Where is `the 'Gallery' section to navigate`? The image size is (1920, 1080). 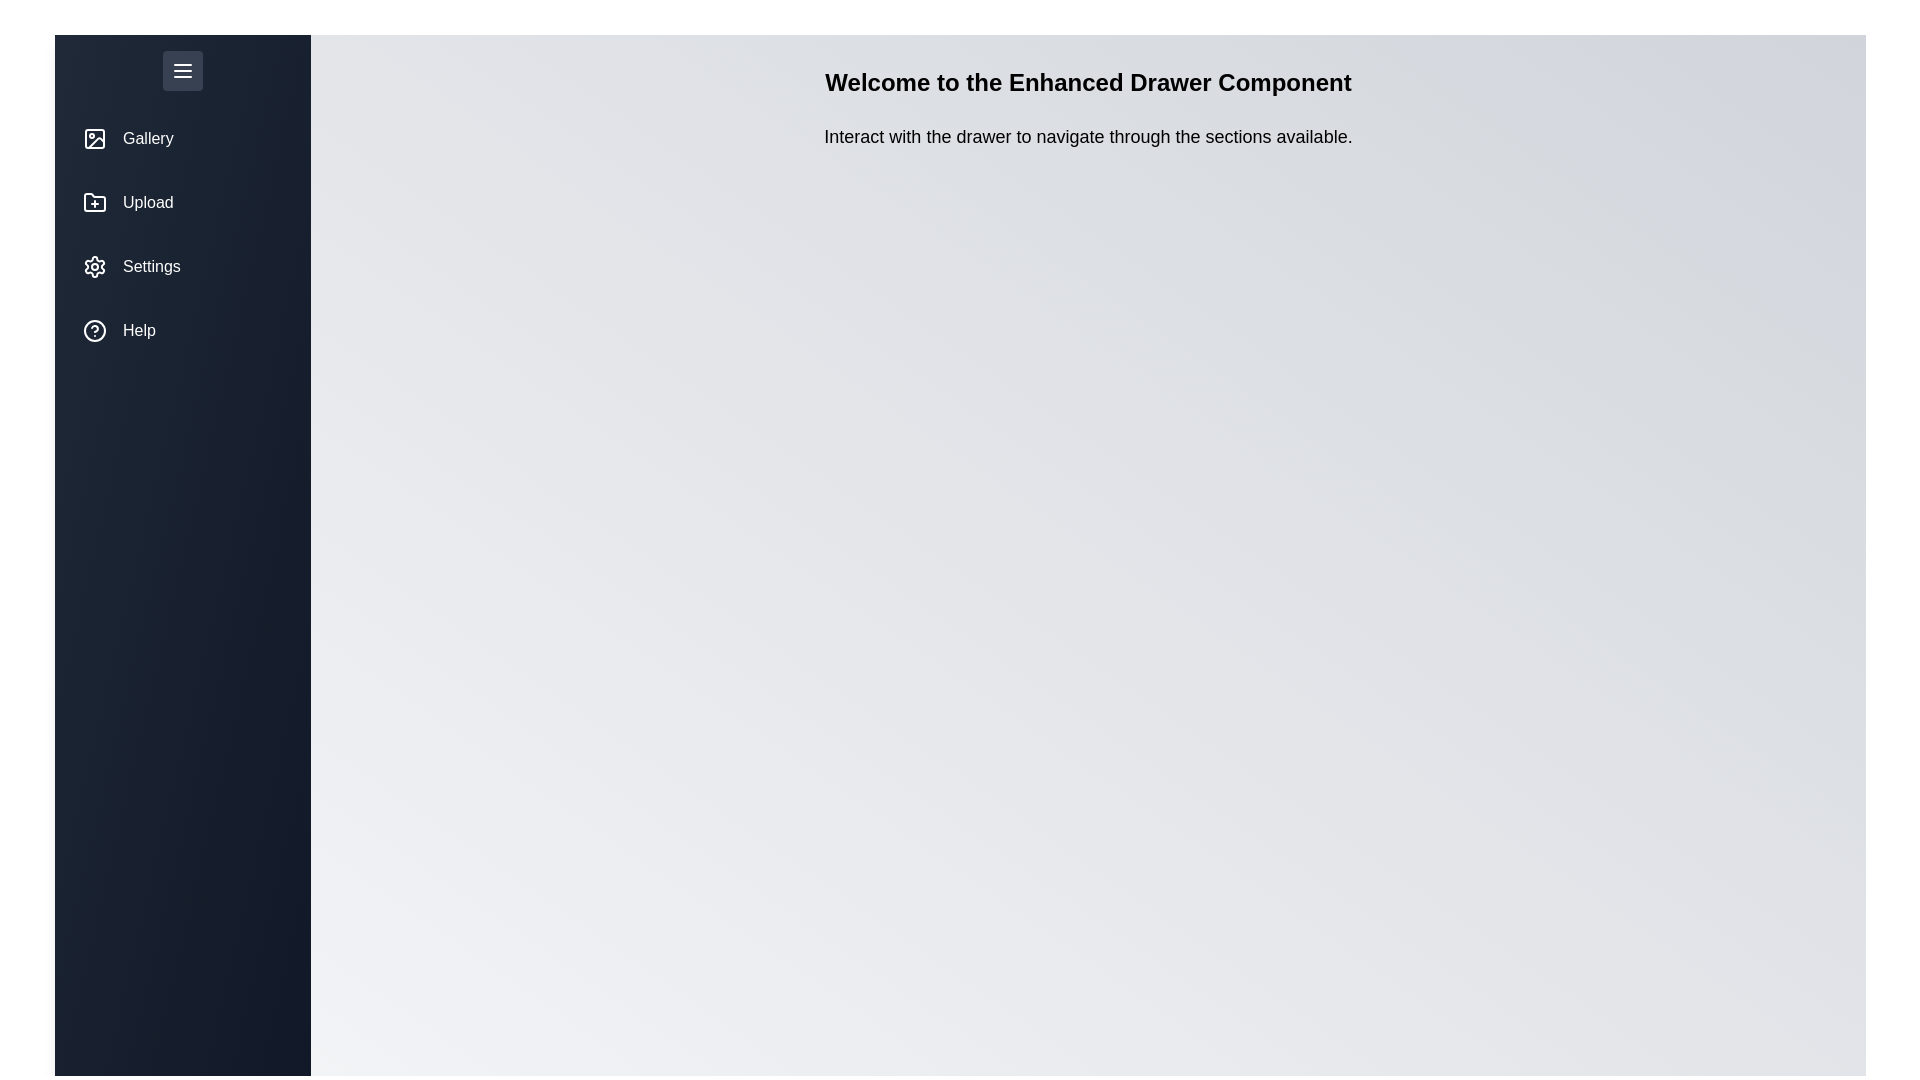 the 'Gallery' section to navigate is located at coordinates (182, 137).